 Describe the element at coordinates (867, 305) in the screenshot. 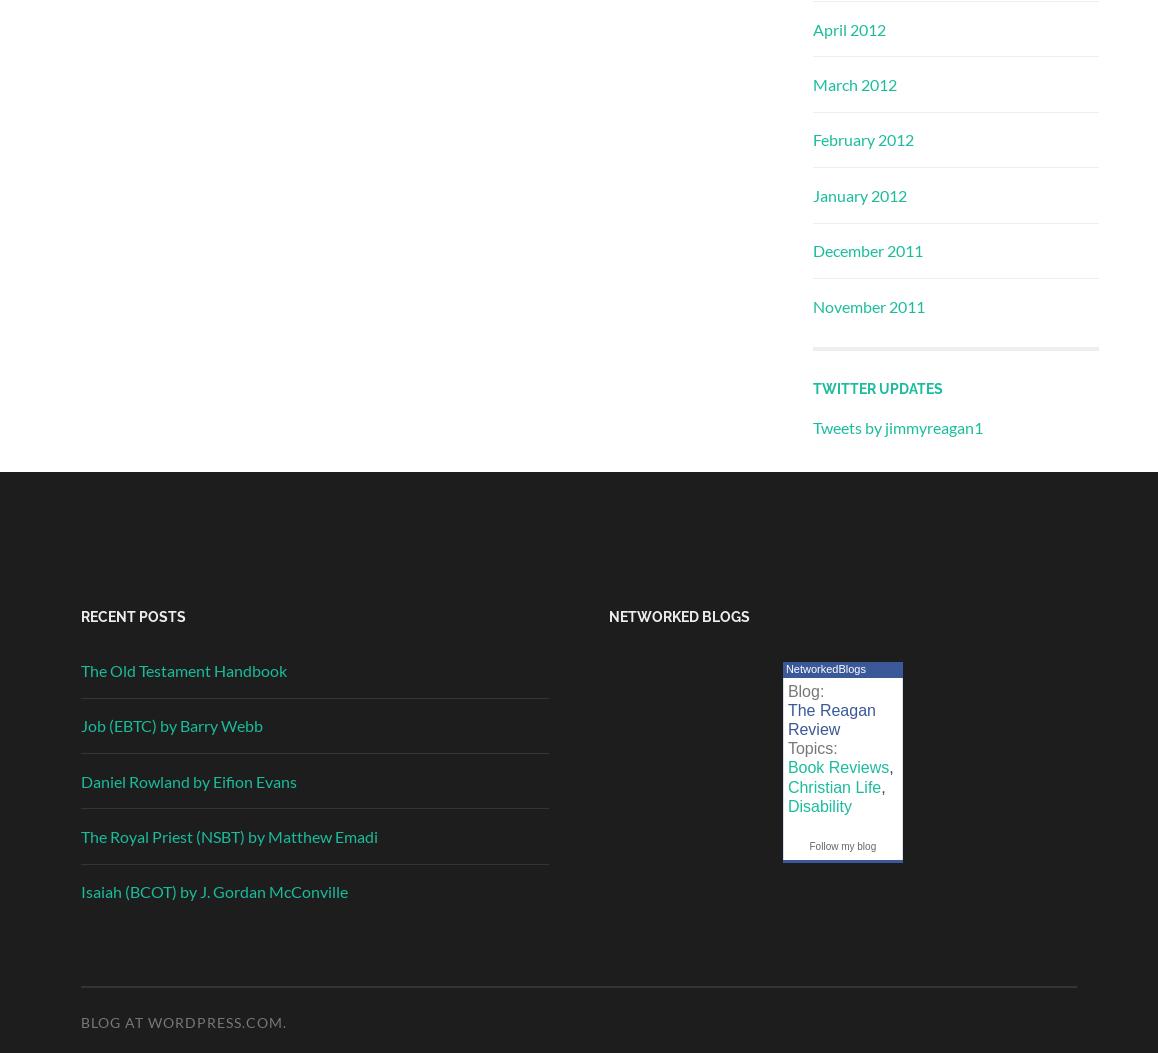

I see `'November 2011'` at that location.